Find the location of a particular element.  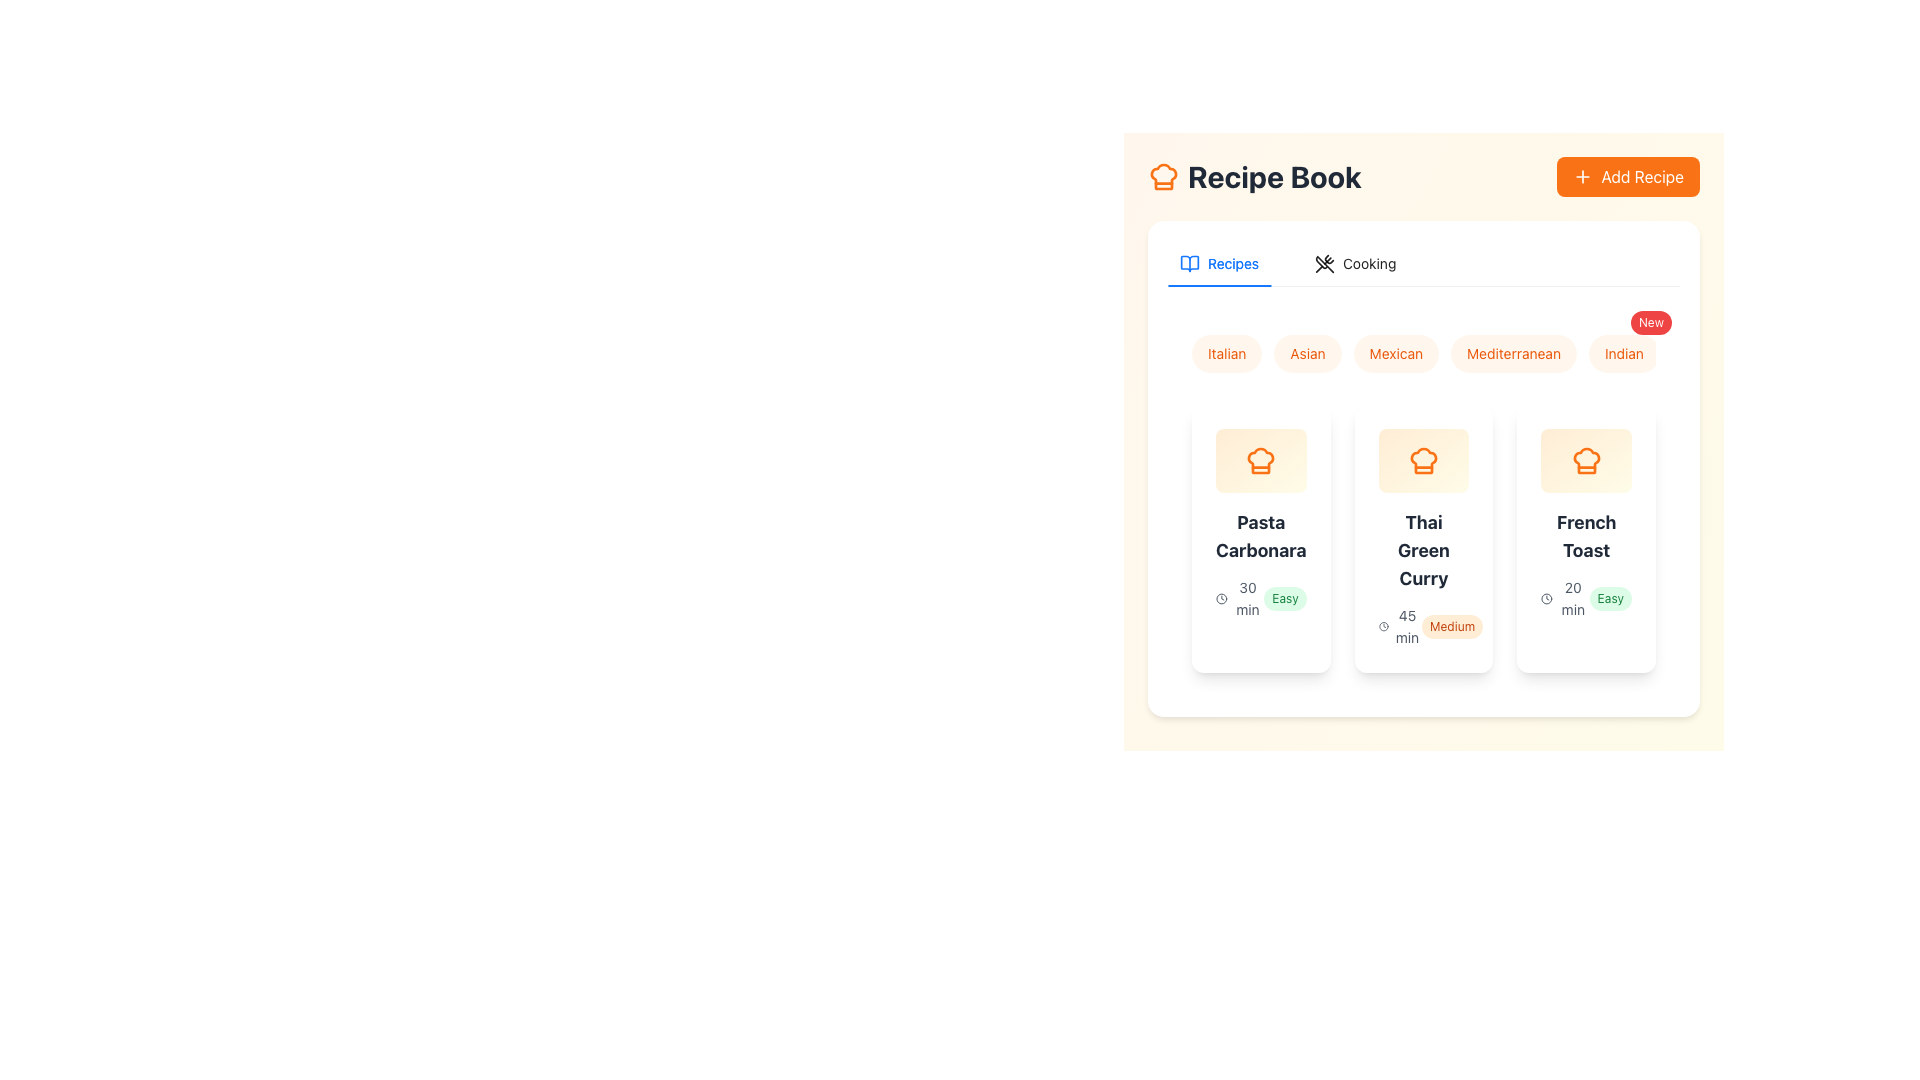

the small clock icon with a minimalistic, thin-line appearance located to the left of the text '45 min' in the recipe card for 'Thai Green Curry' is located at coordinates (1382, 626).